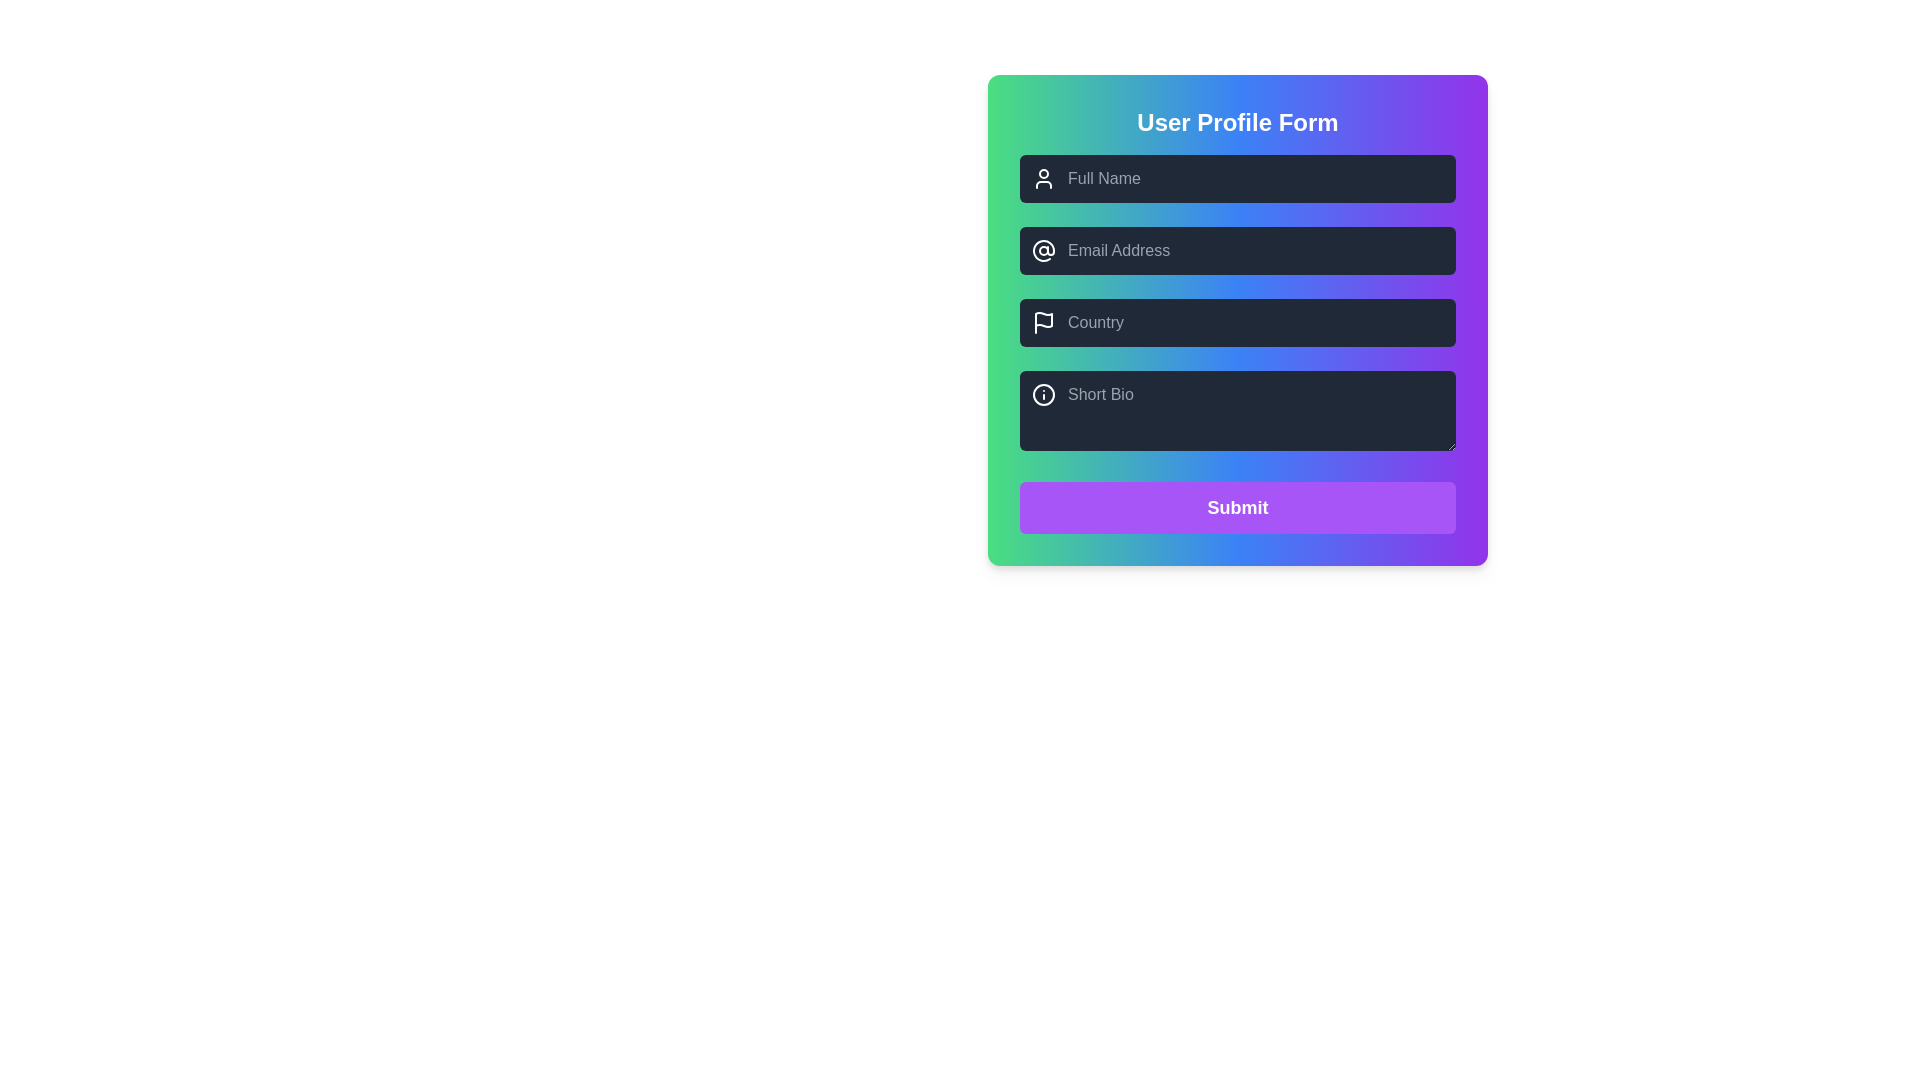  I want to click on and copy text from the Multiline text input field with rounded corners and a dark gray background, identified by its placeholder text 'Short Bio', so click(1237, 410).